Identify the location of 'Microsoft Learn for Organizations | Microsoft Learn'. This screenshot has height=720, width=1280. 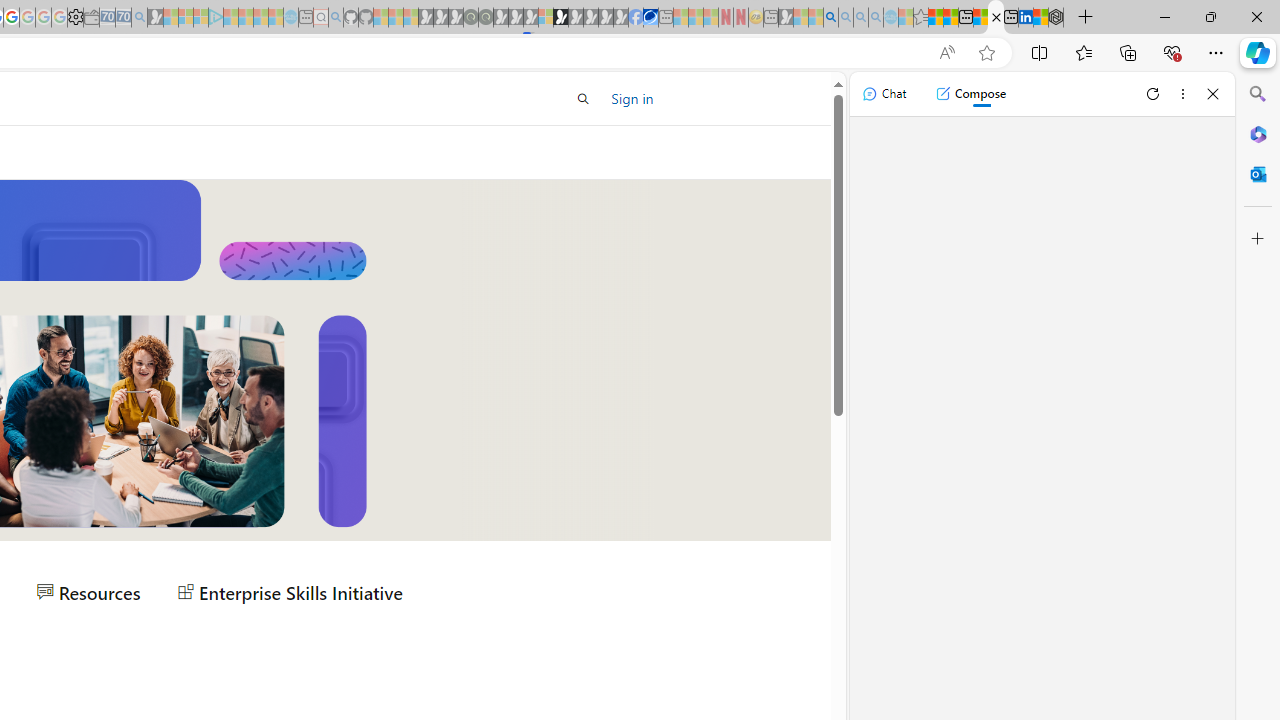
(996, 17).